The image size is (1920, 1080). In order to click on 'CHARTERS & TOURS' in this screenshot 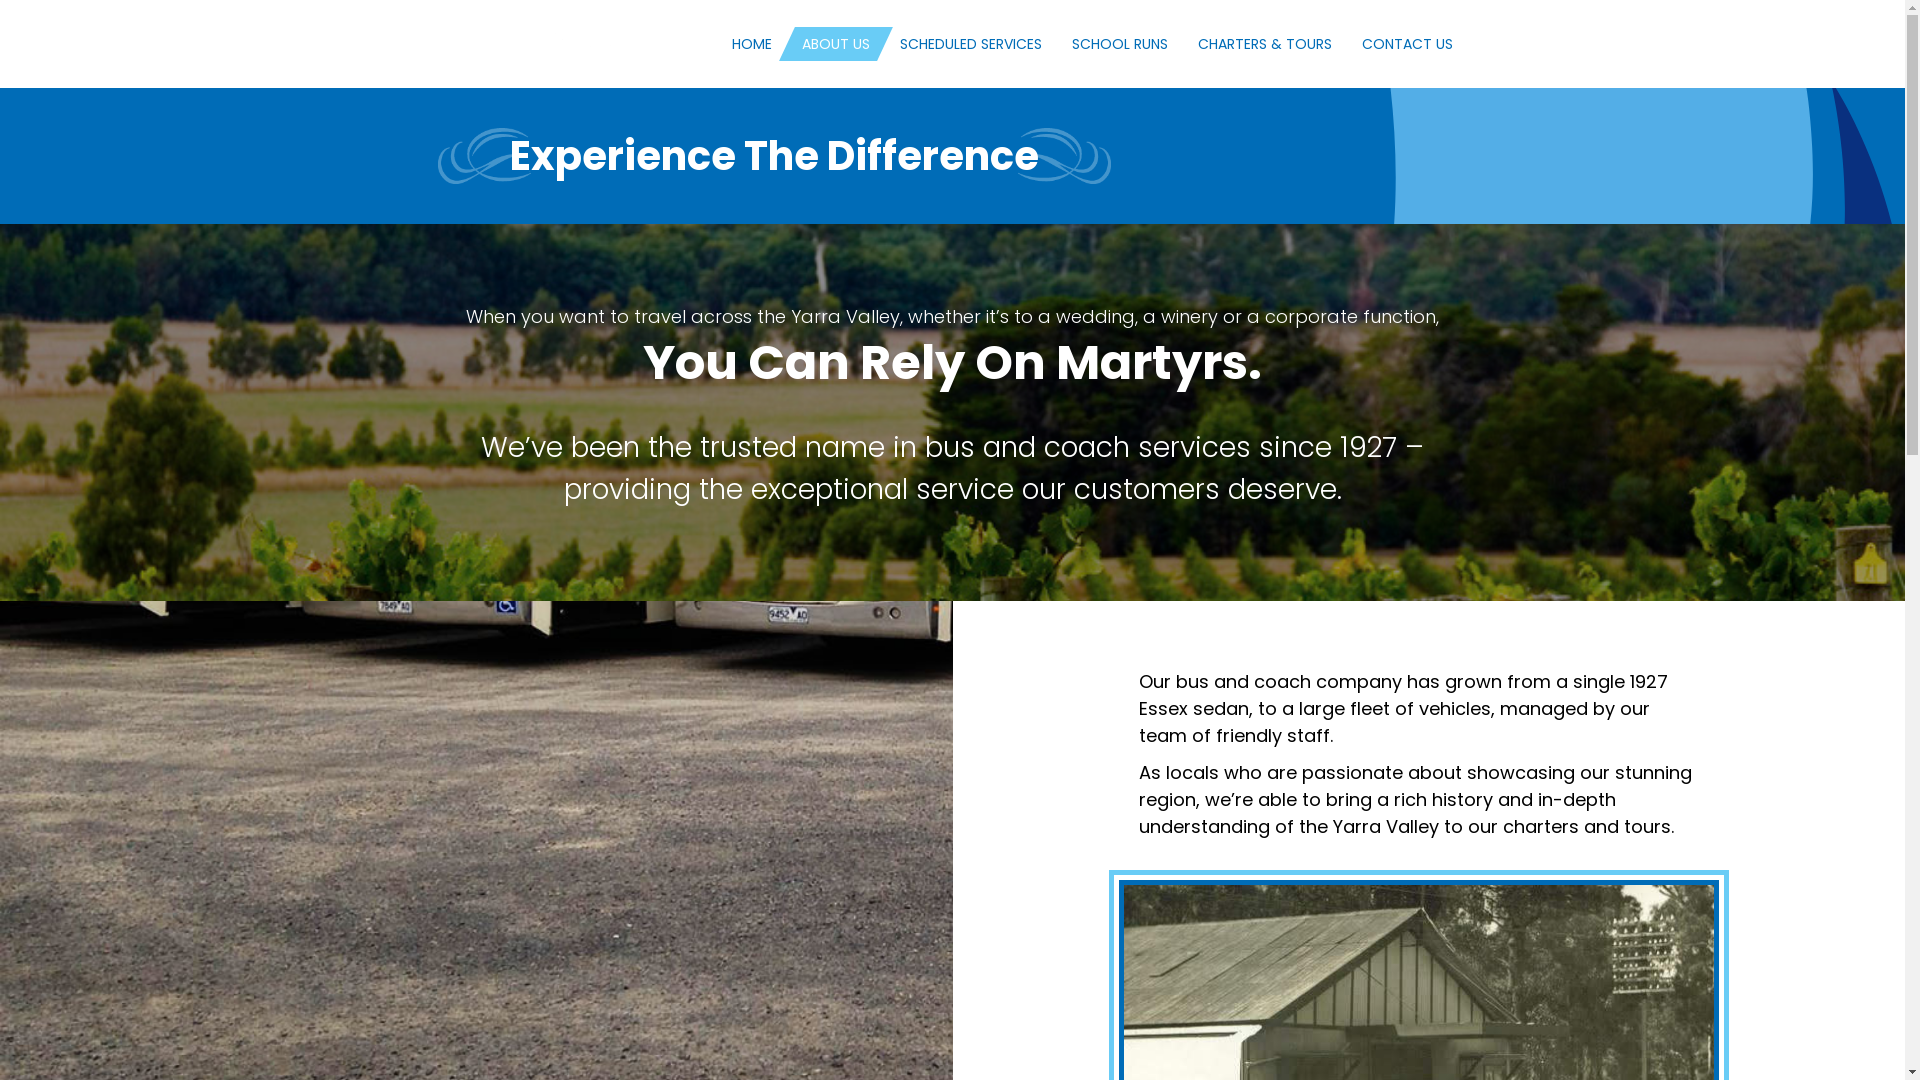, I will do `click(1256, 43)`.